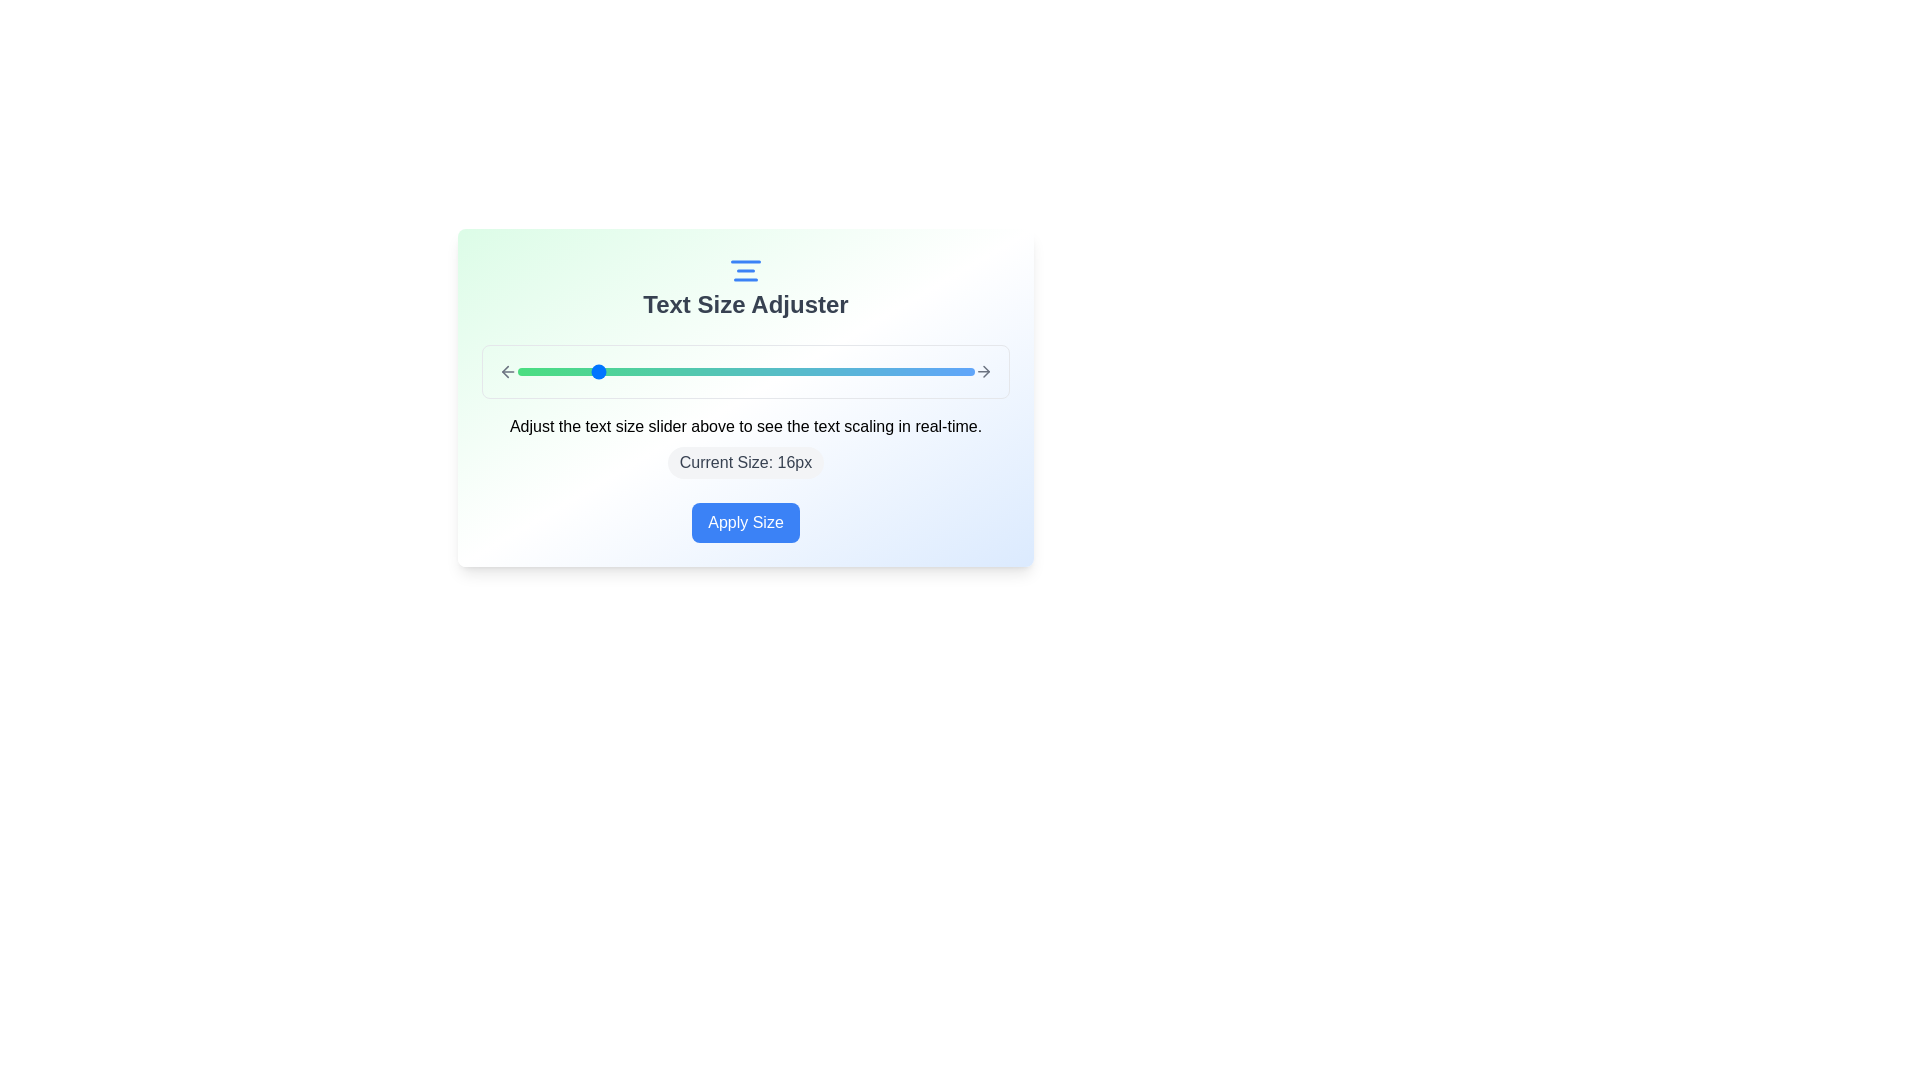 The image size is (1920, 1080). I want to click on the text size slider to set the text size to 24px, so click(744, 371).